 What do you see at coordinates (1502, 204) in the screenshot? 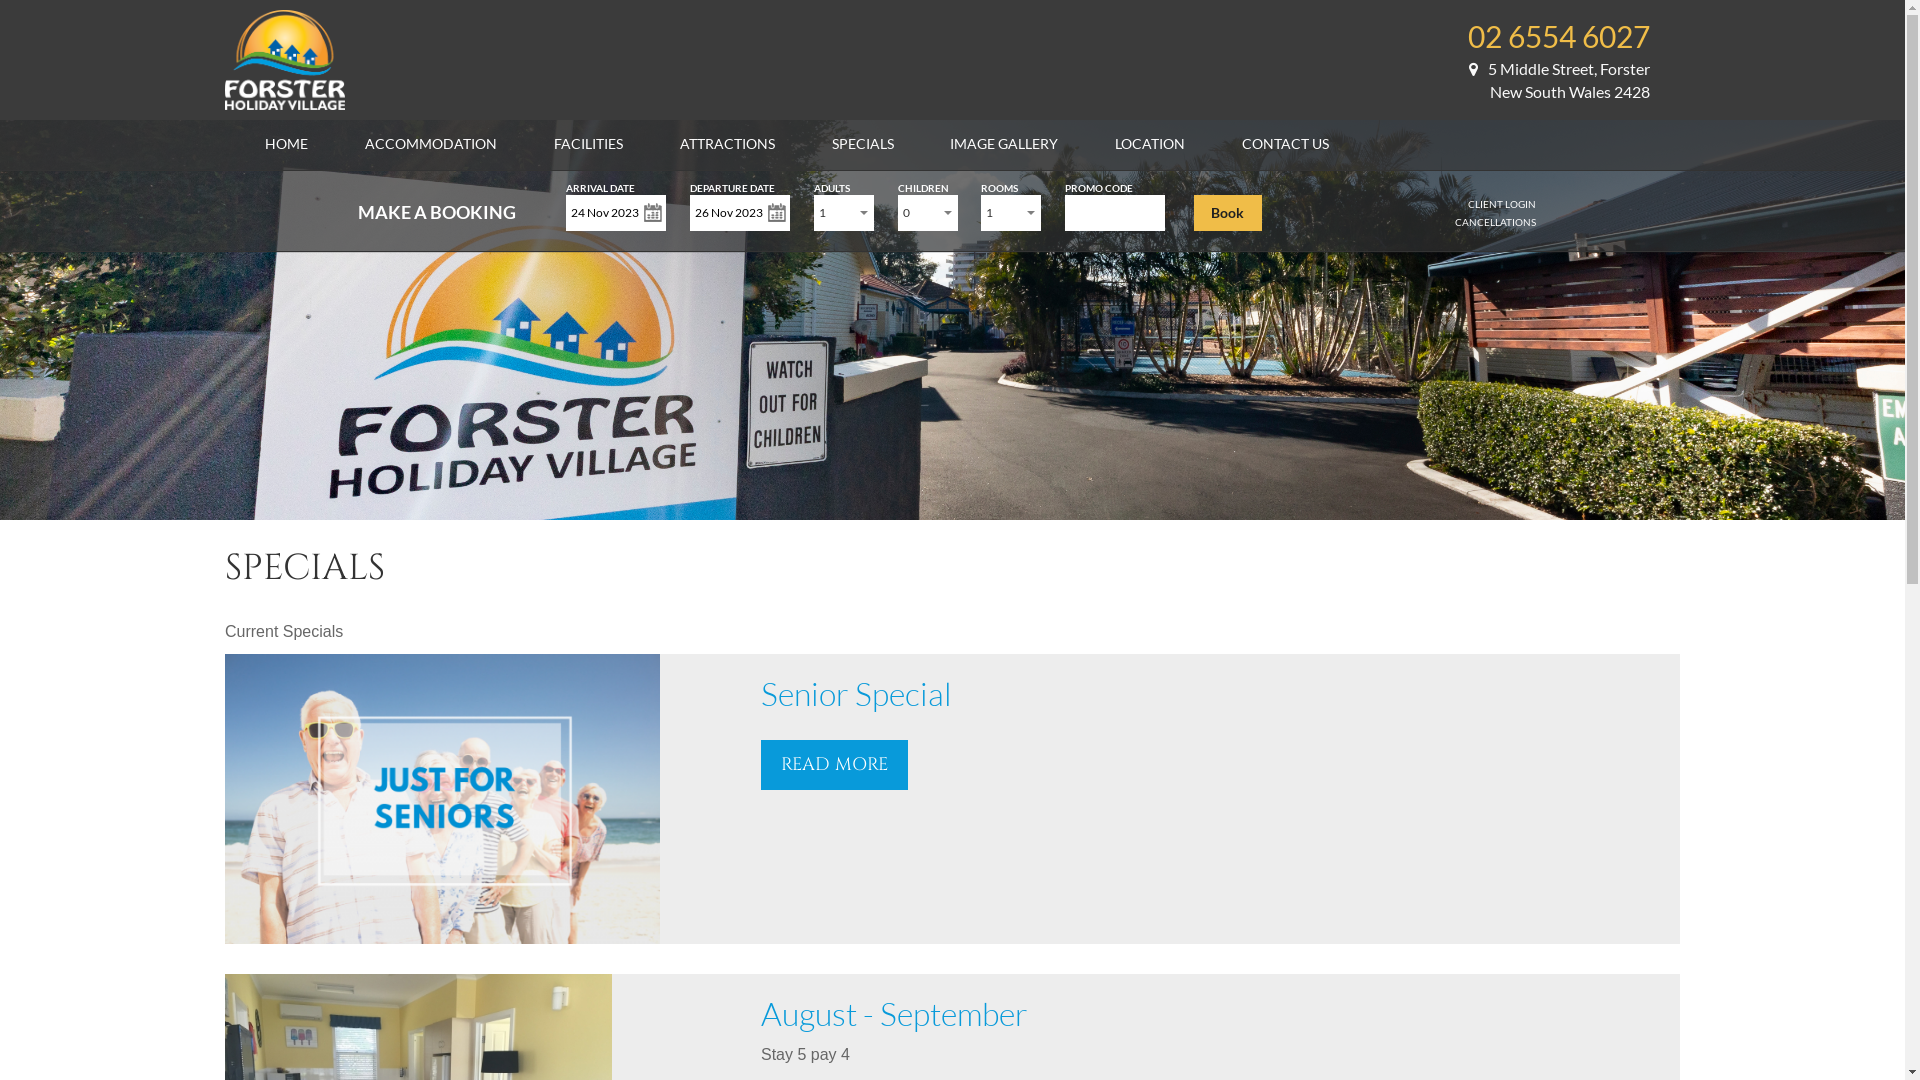
I see `'CLIENT LOGIN'` at bounding box center [1502, 204].